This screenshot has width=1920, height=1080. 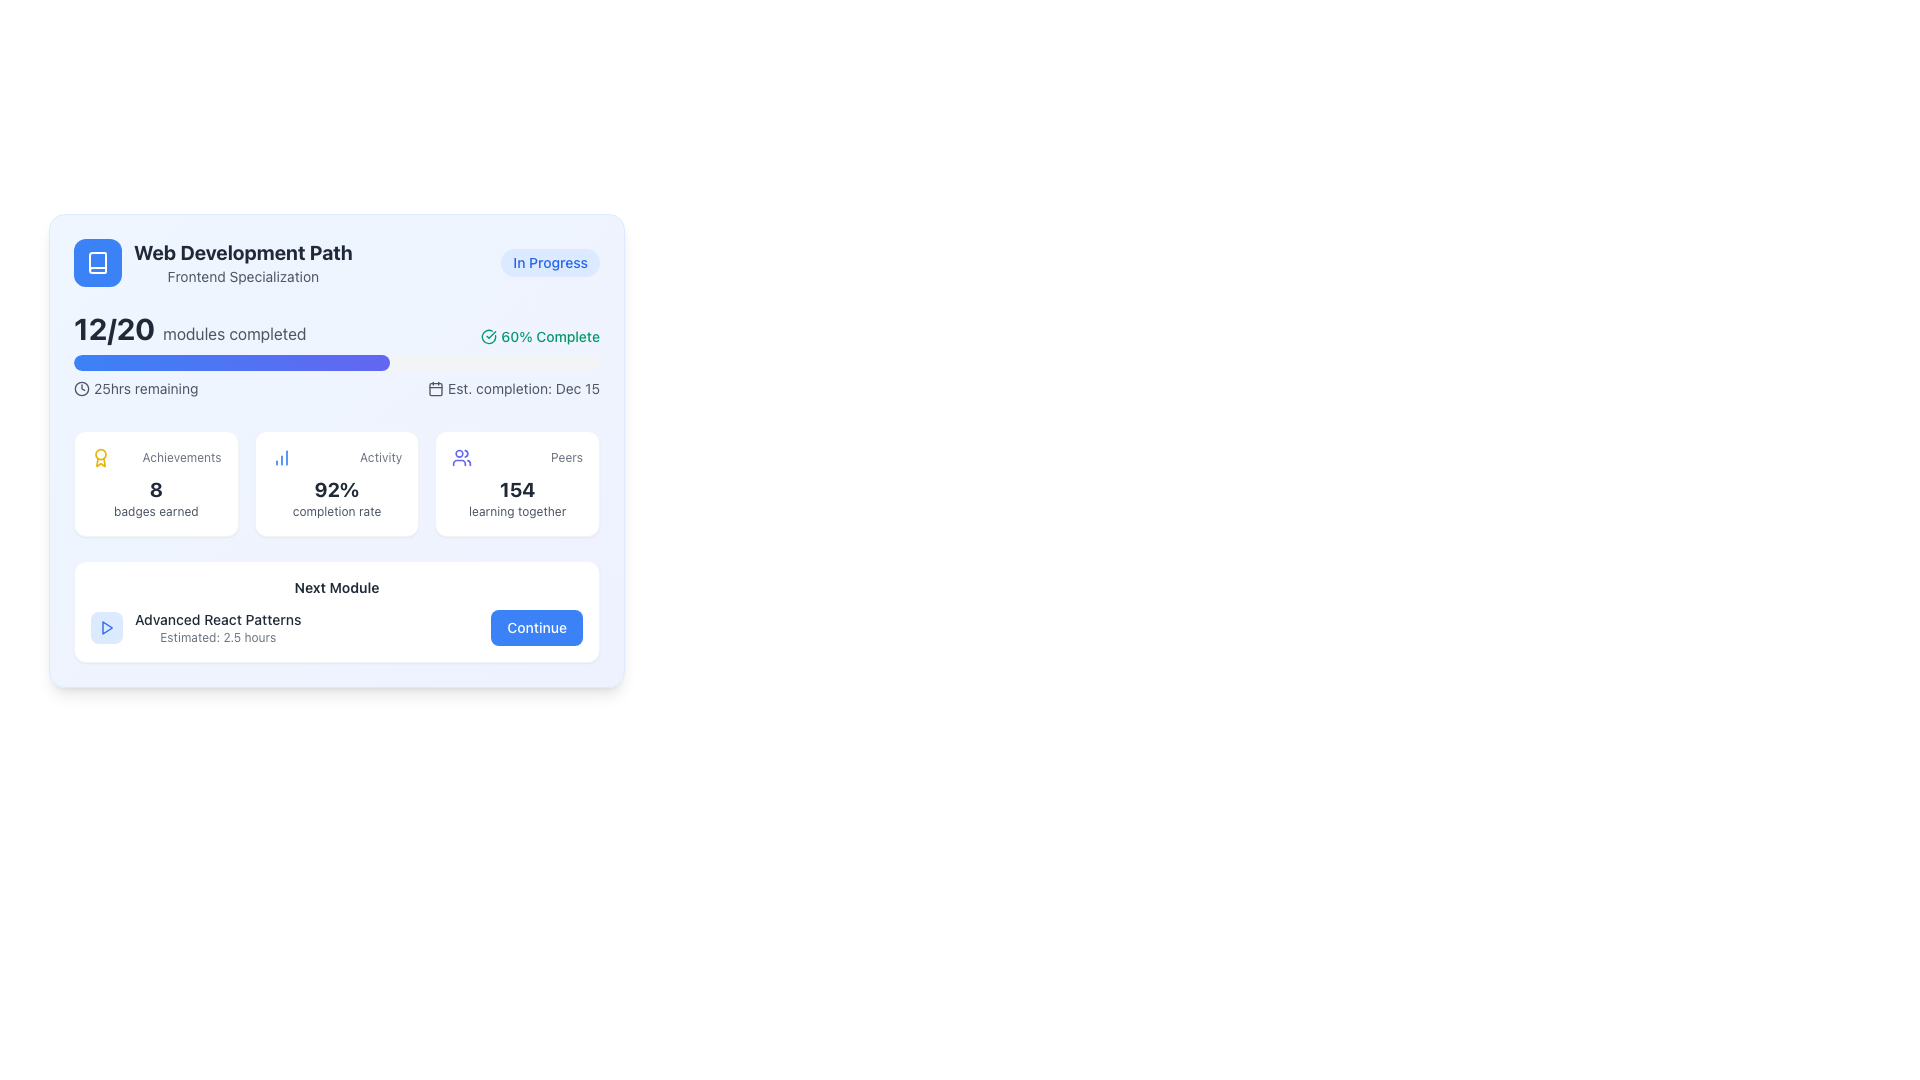 What do you see at coordinates (231, 362) in the screenshot?
I see `the filled portion of the progress bar, which is a rounded rectangular design with a gradient from blue to purple, indicating 60% completion, located below '12/20 modules completed'` at bounding box center [231, 362].